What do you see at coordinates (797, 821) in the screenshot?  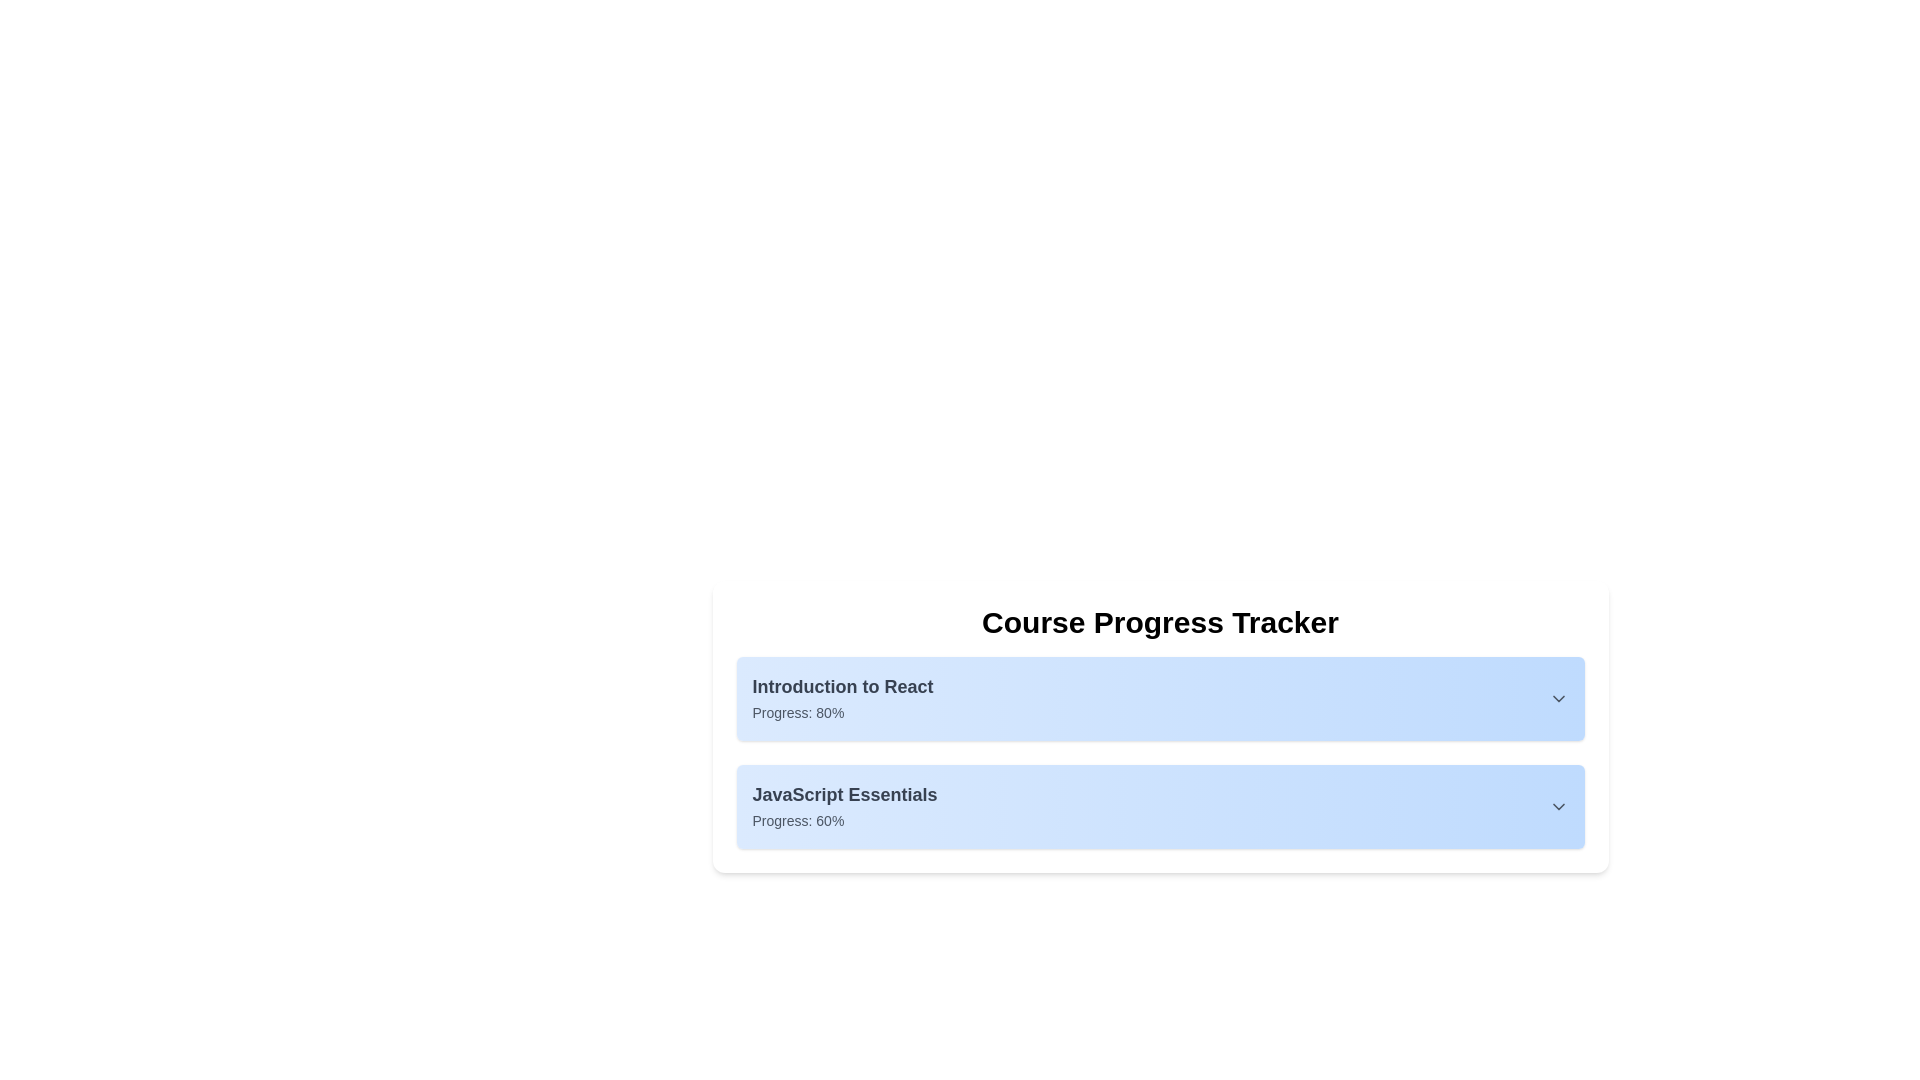 I see `the text display showing 'Progress: 60%' located below the title 'JavaScript Essentials' on a light blue background` at bounding box center [797, 821].